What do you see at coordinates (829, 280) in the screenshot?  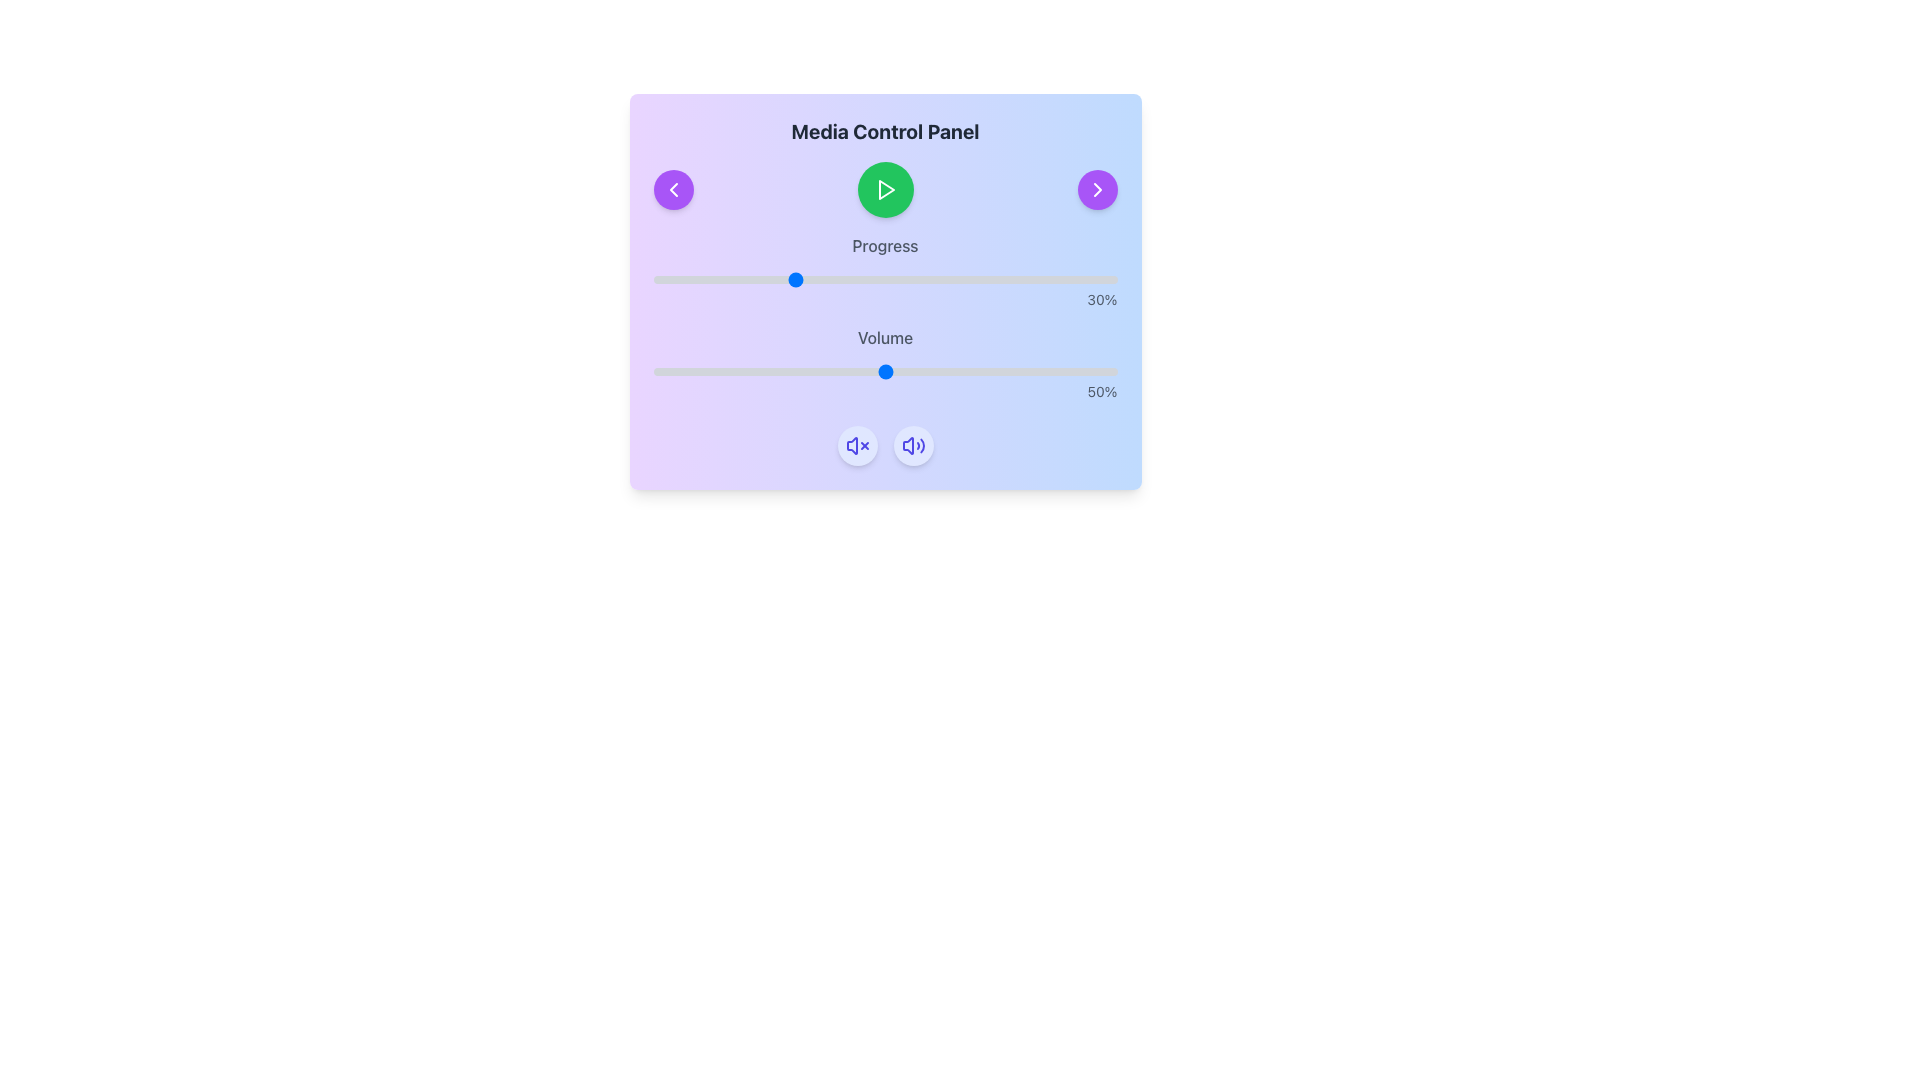 I see `progress` at bounding box center [829, 280].